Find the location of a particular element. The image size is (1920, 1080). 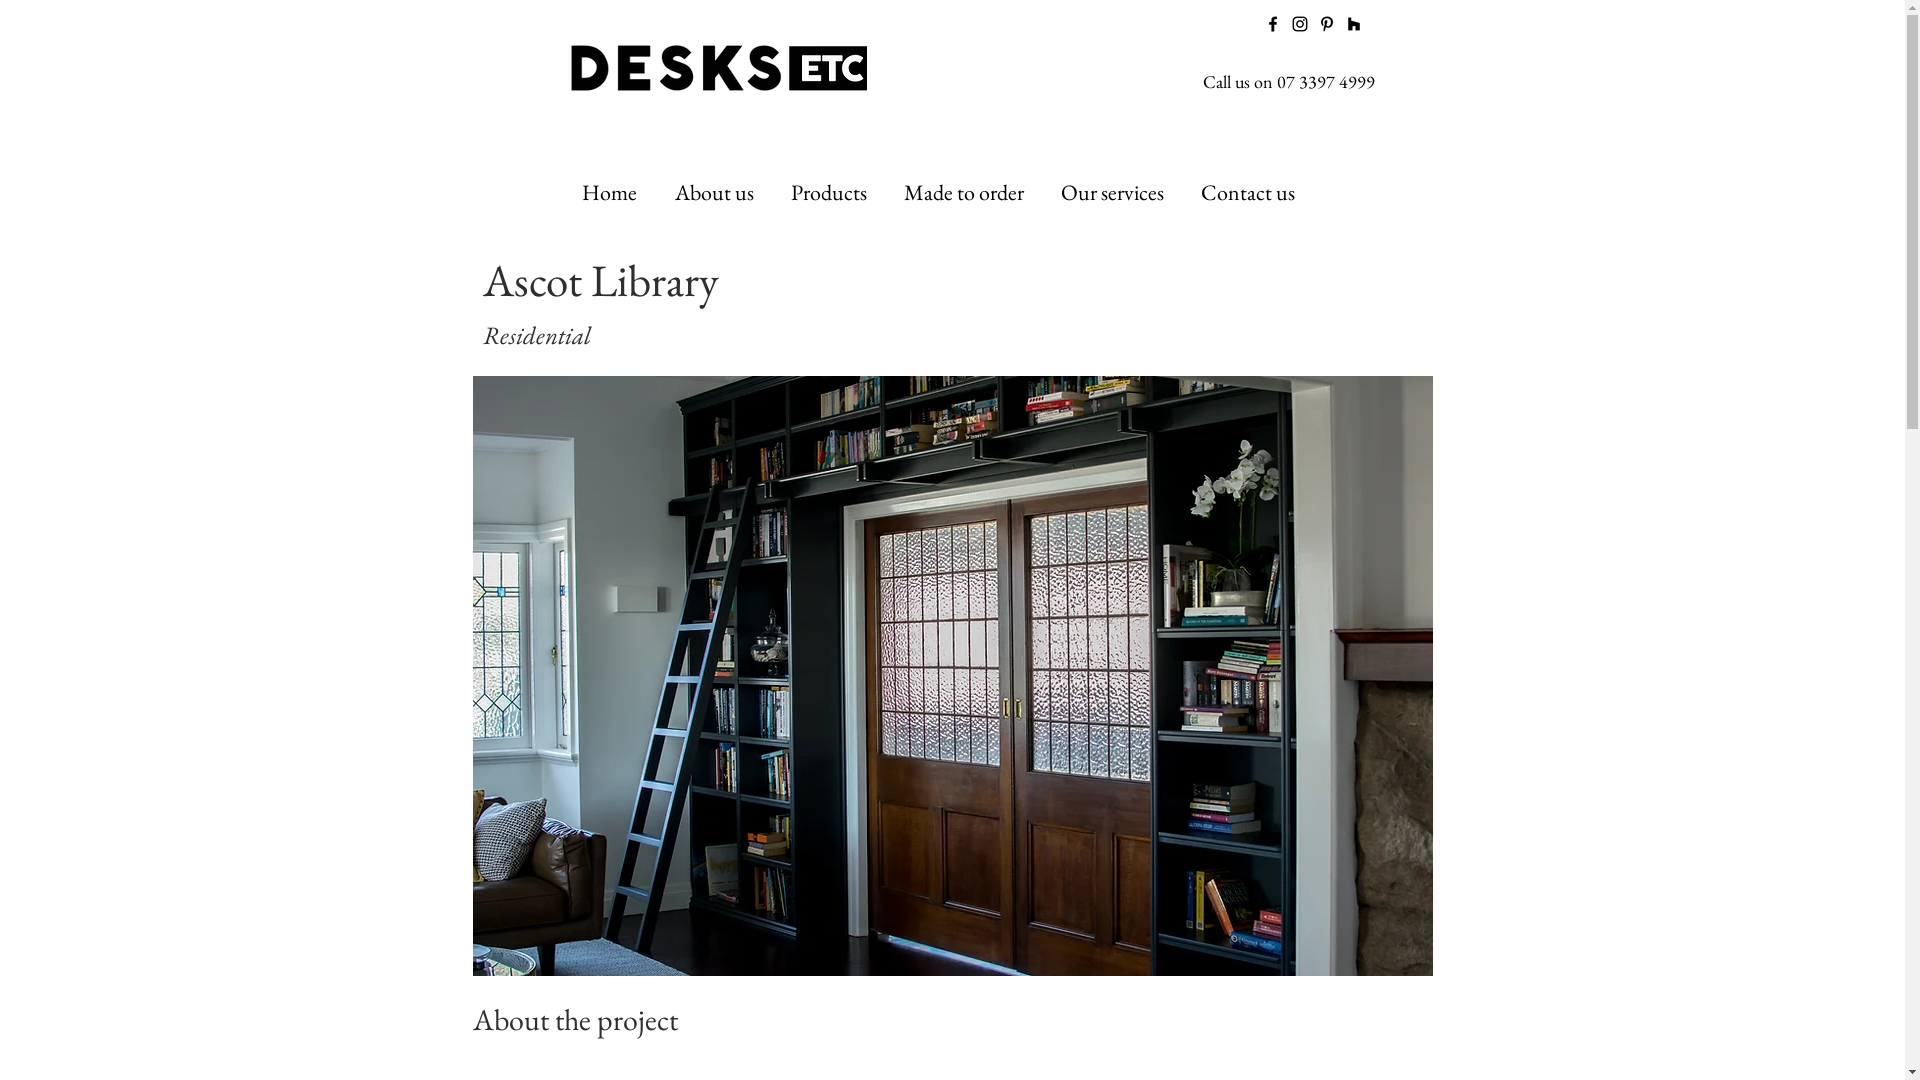

'Our services' is located at coordinates (1115, 192).